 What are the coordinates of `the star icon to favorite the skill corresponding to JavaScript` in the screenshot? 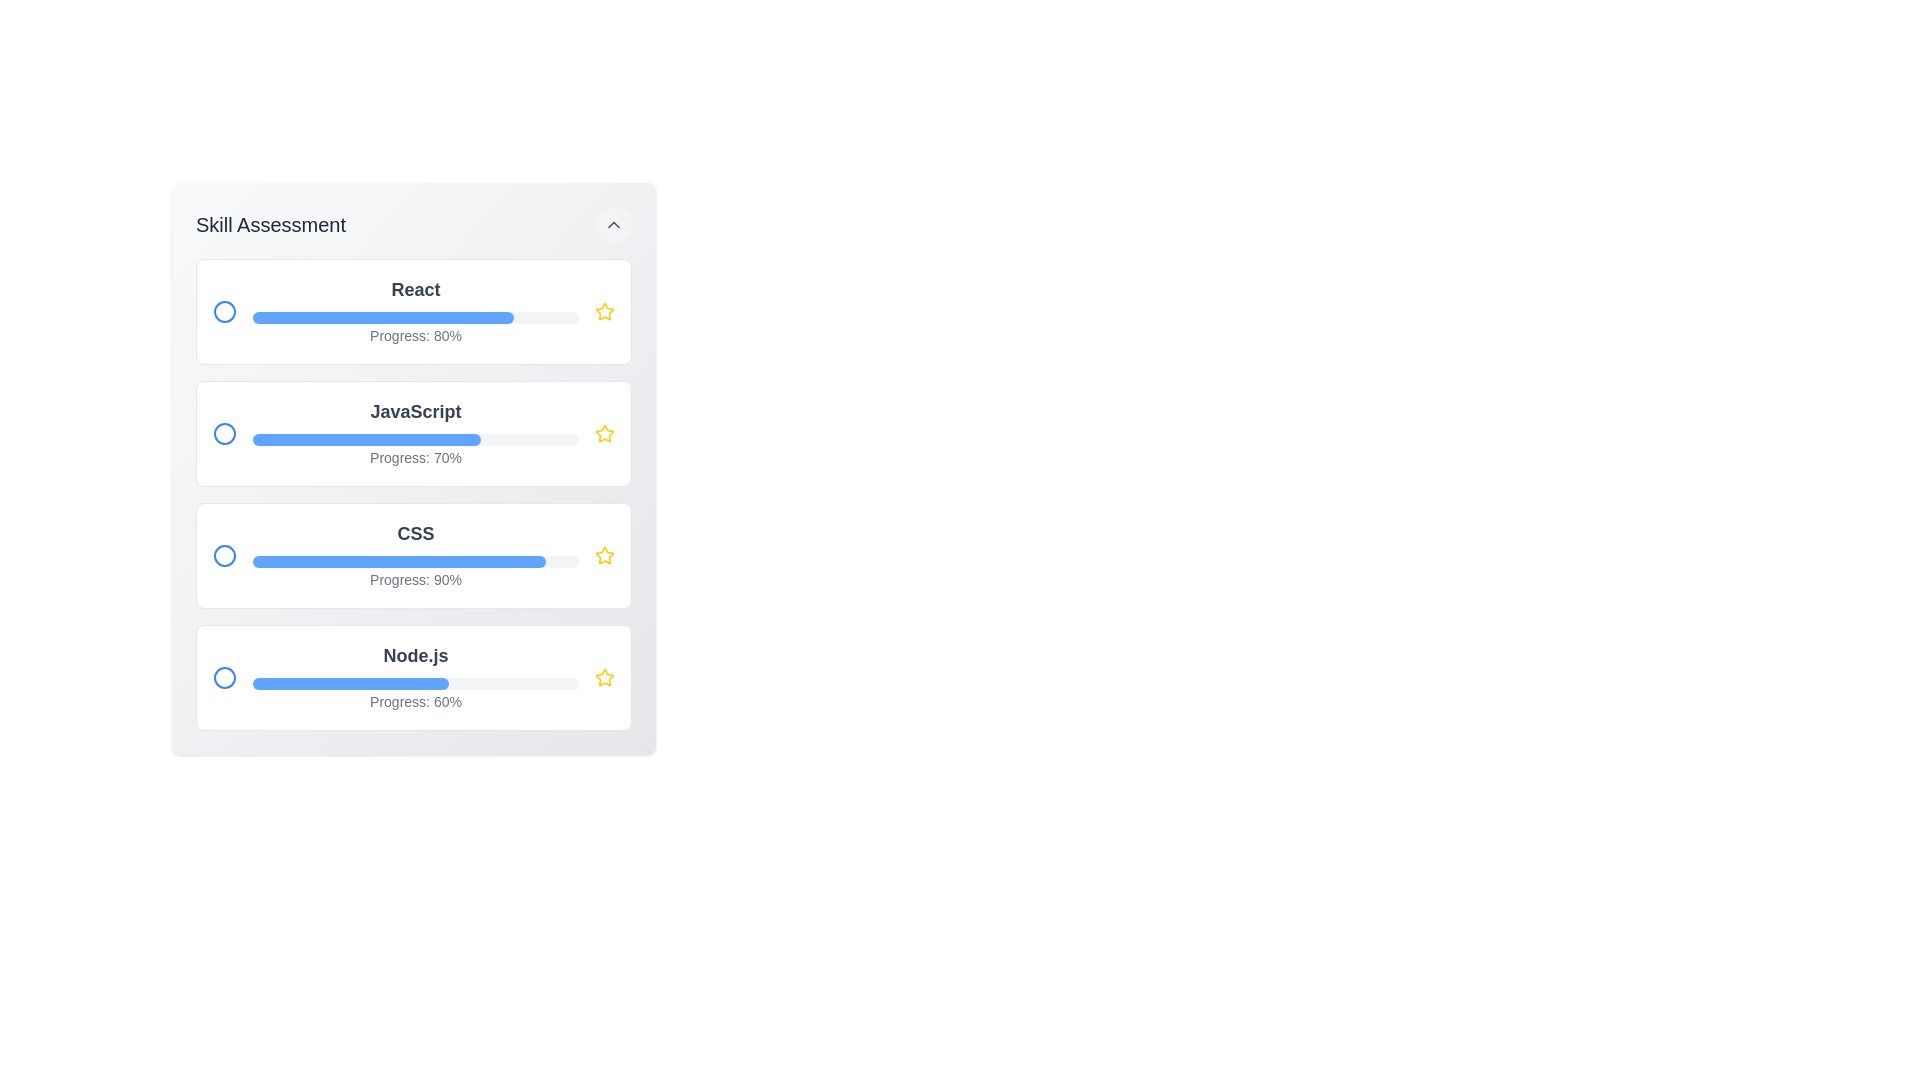 It's located at (603, 433).